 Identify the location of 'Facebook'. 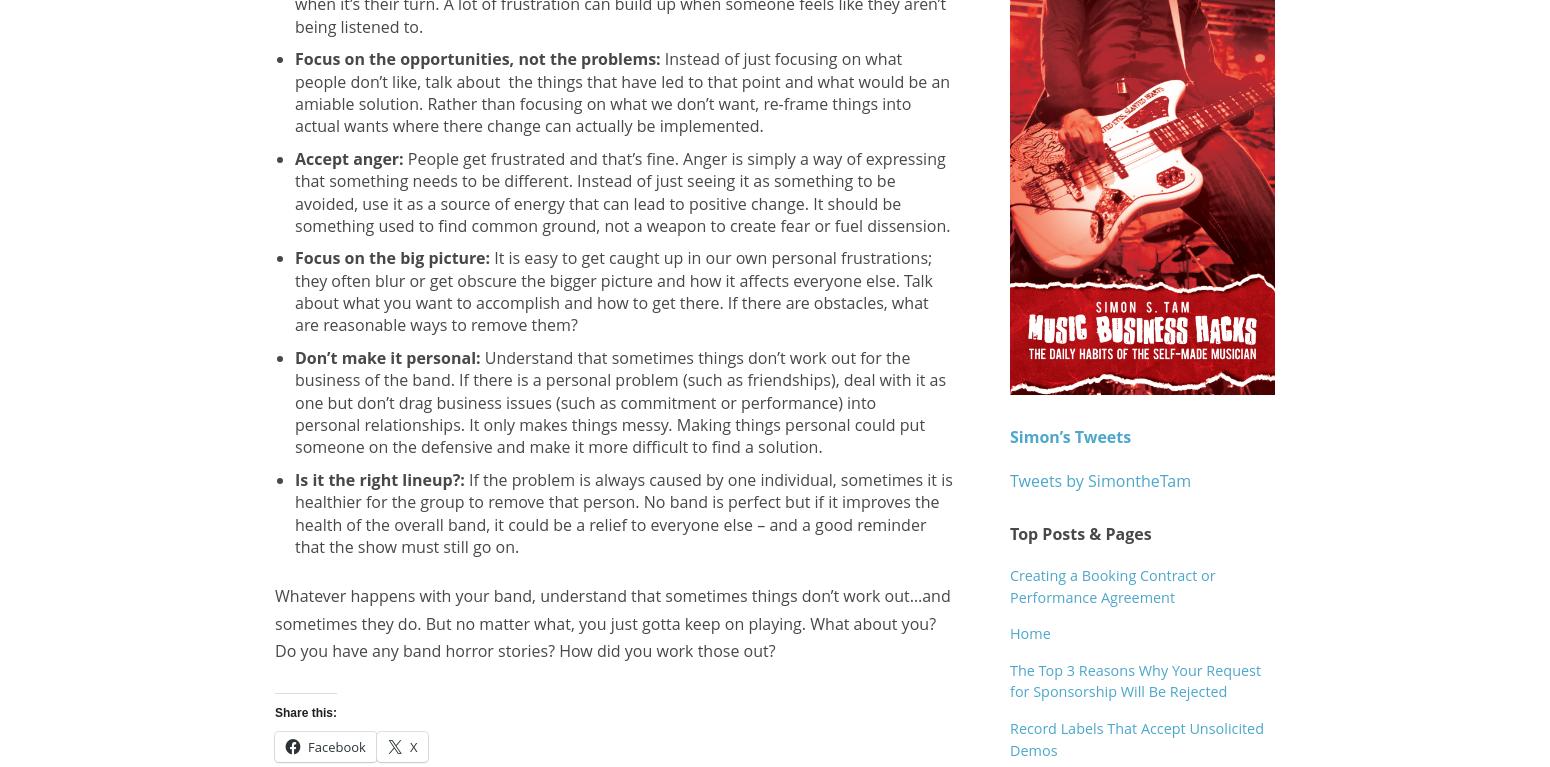
(335, 746).